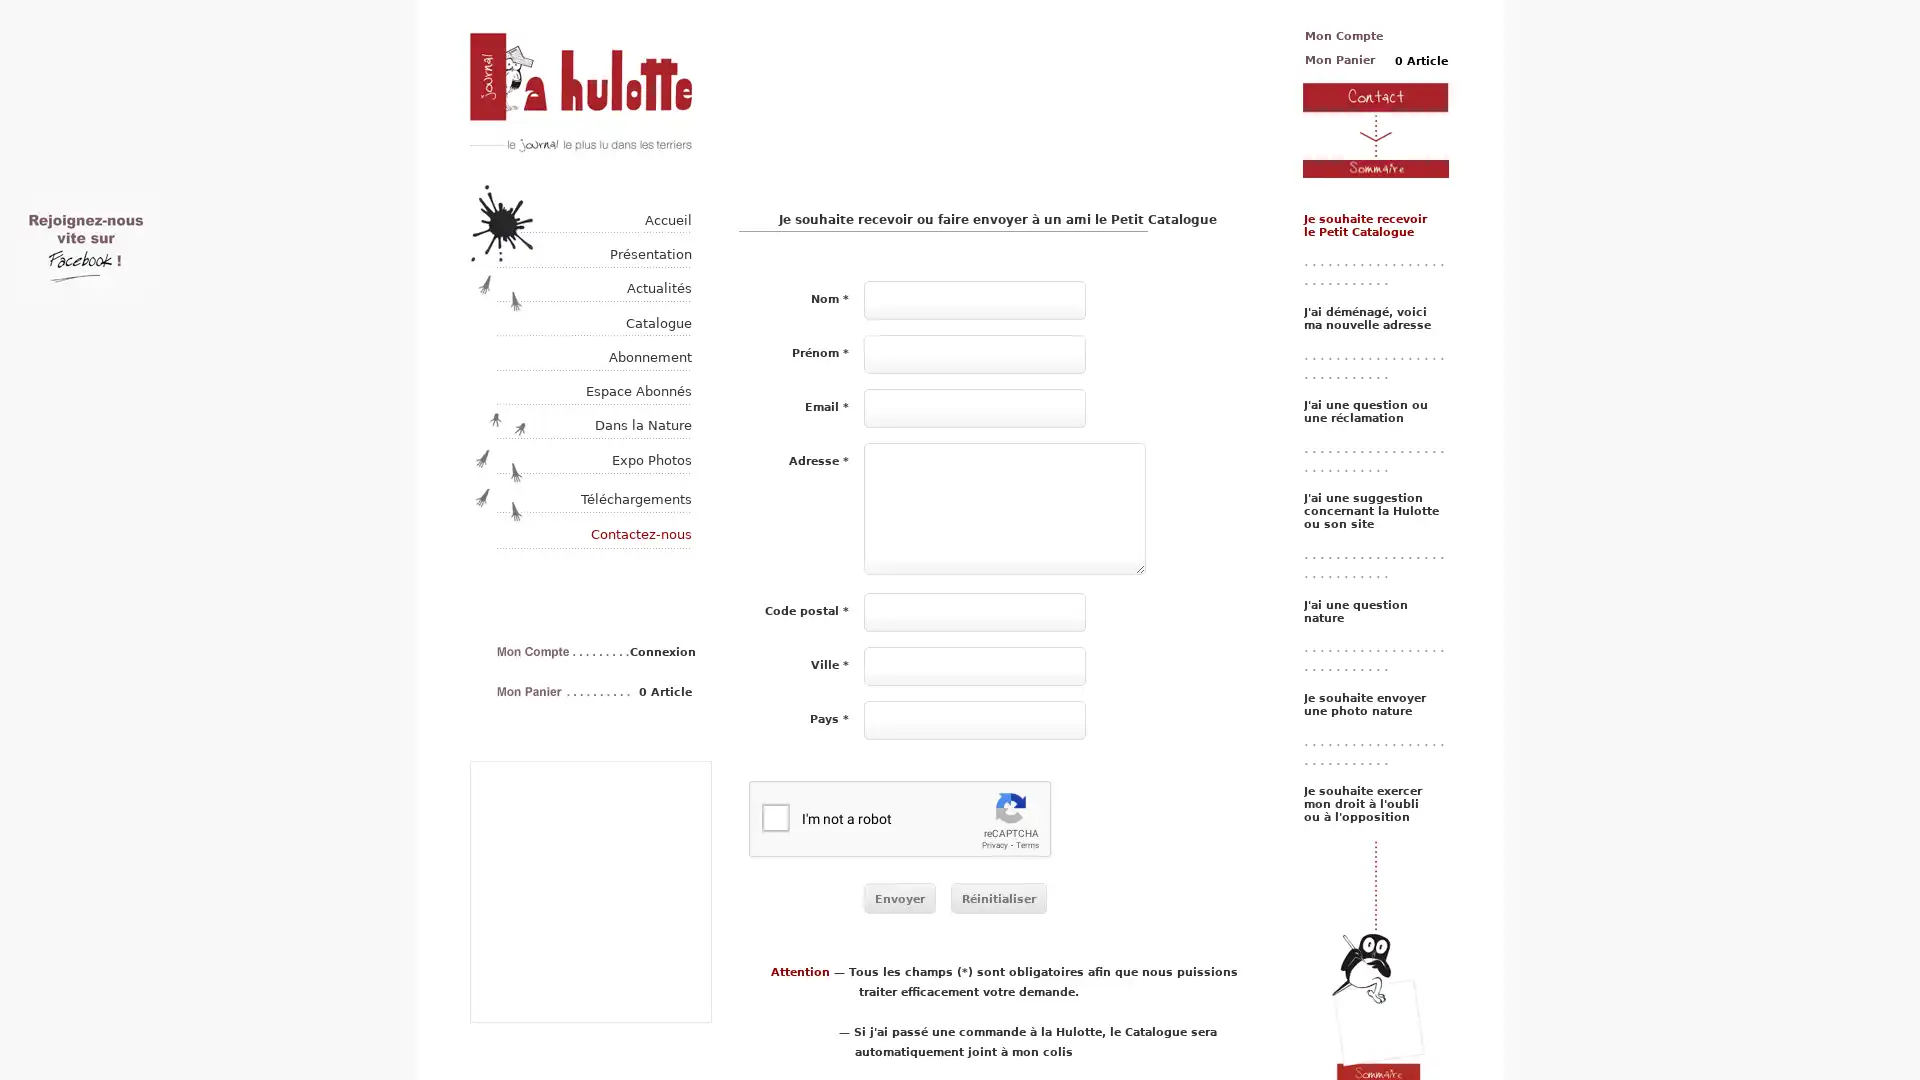 This screenshot has width=1920, height=1080. I want to click on Envoyer, so click(899, 896).